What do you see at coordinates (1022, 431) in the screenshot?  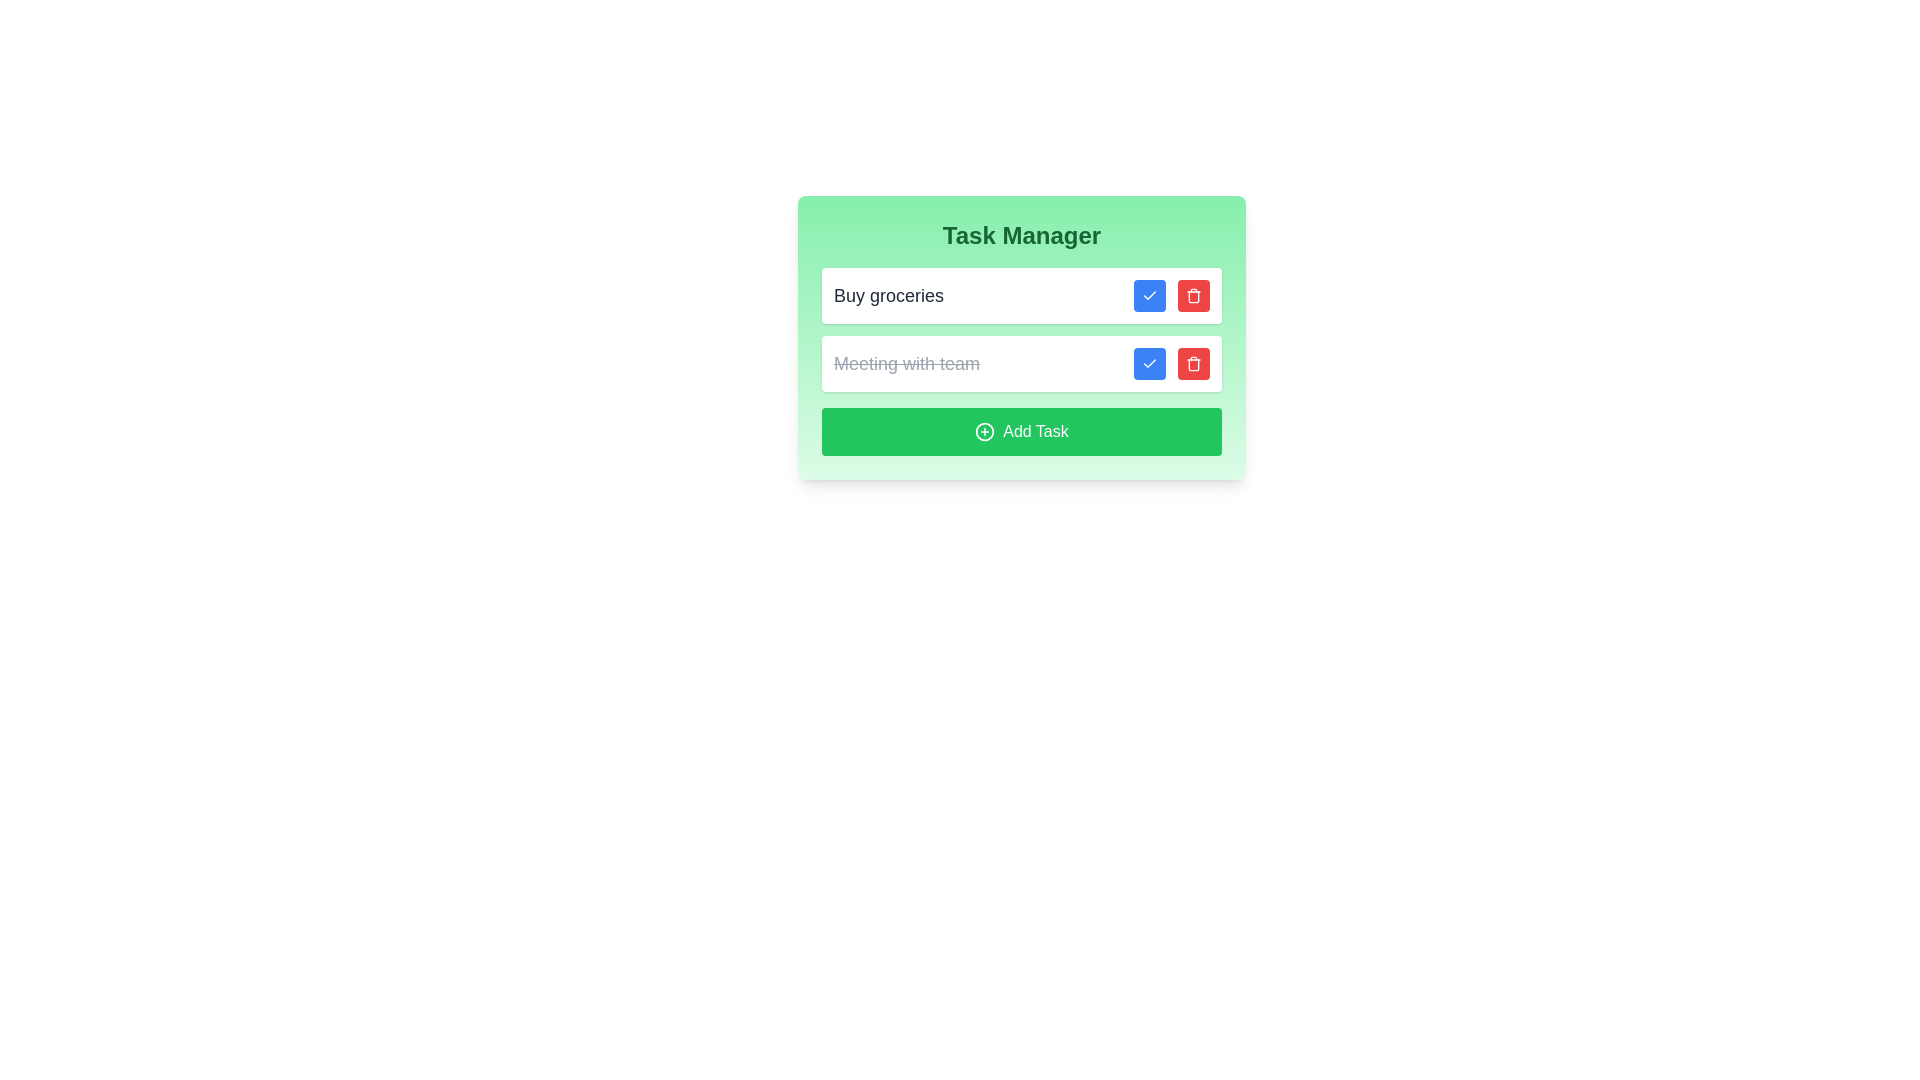 I see `the task addition button located centrally within the green-gradient panel at the bottom of the task management interface to experience the visual hover effect` at bounding box center [1022, 431].